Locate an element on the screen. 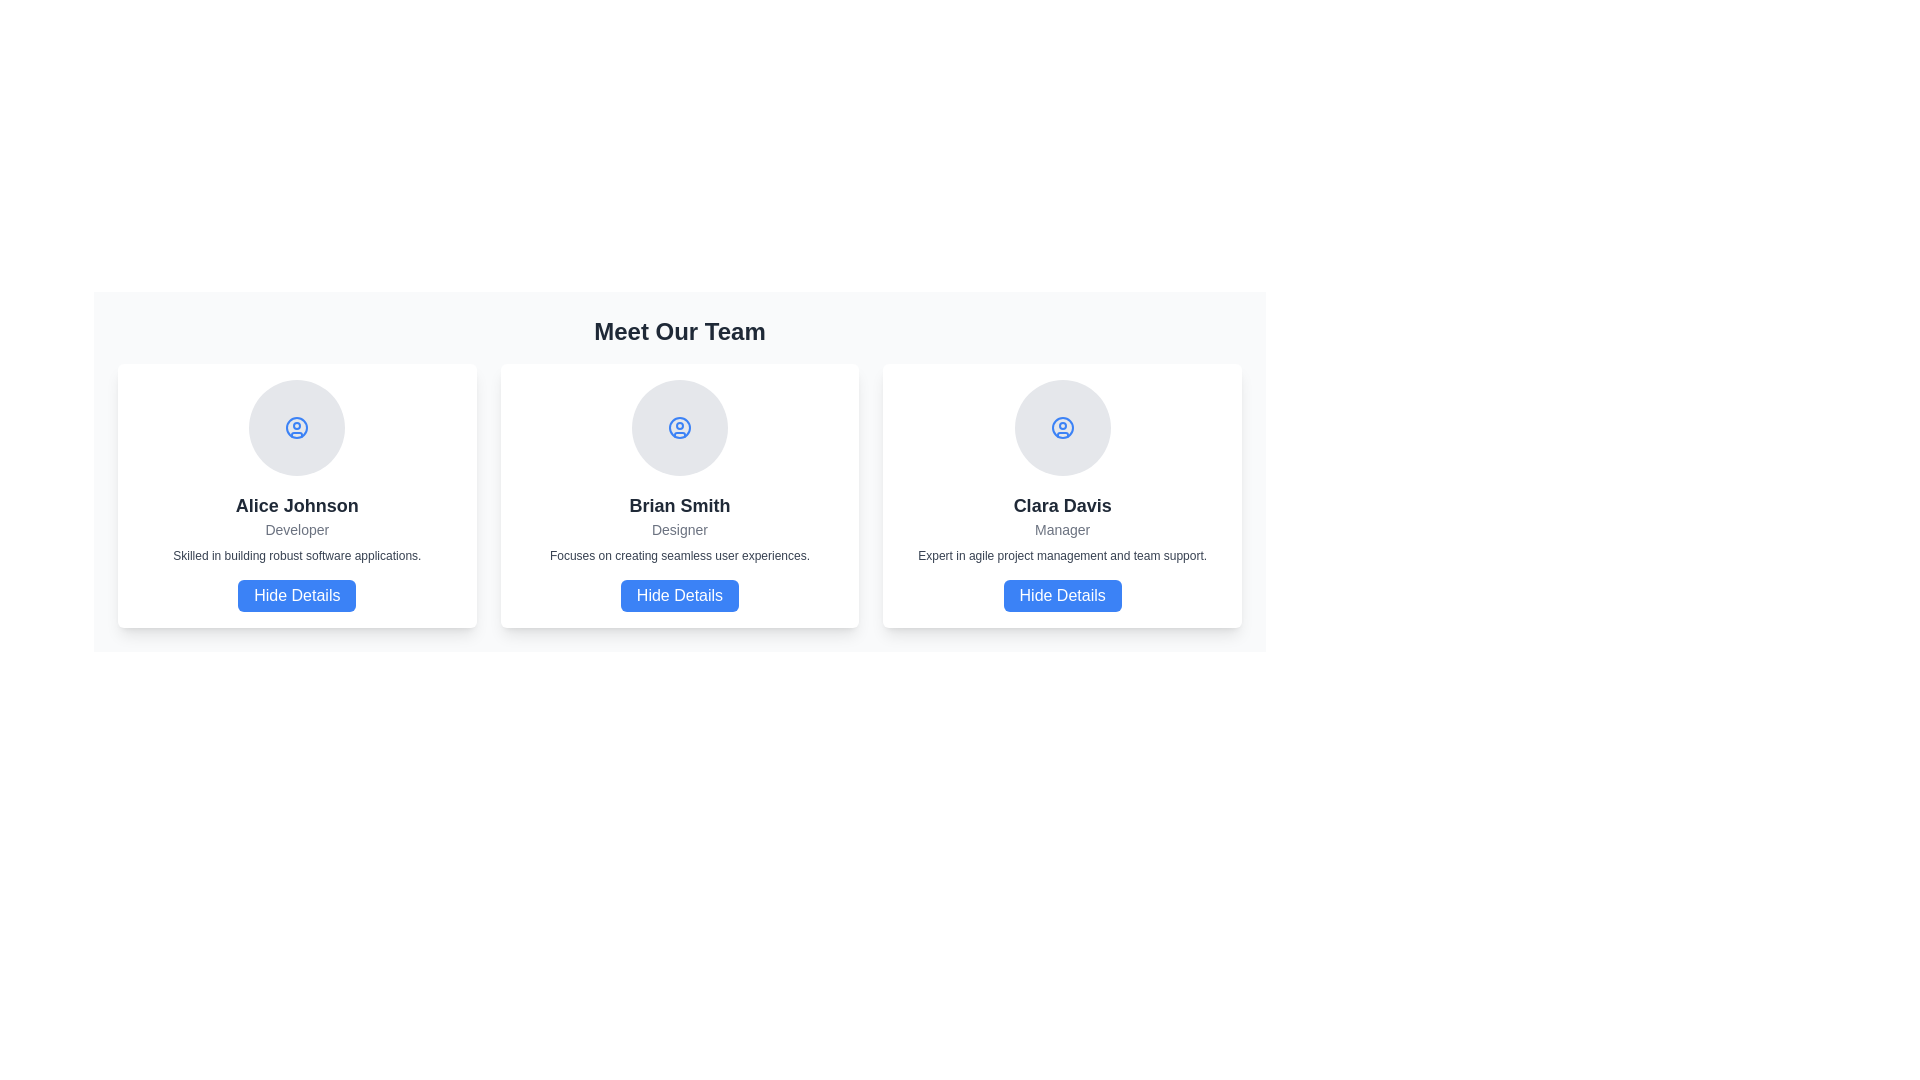 The height and width of the screenshot is (1080, 1920). the circular avatar icon with a light gray background and a blue outline representing 'Clara Davis' in the 'Meet Our Team' layout is located at coordinates (1061, 427).